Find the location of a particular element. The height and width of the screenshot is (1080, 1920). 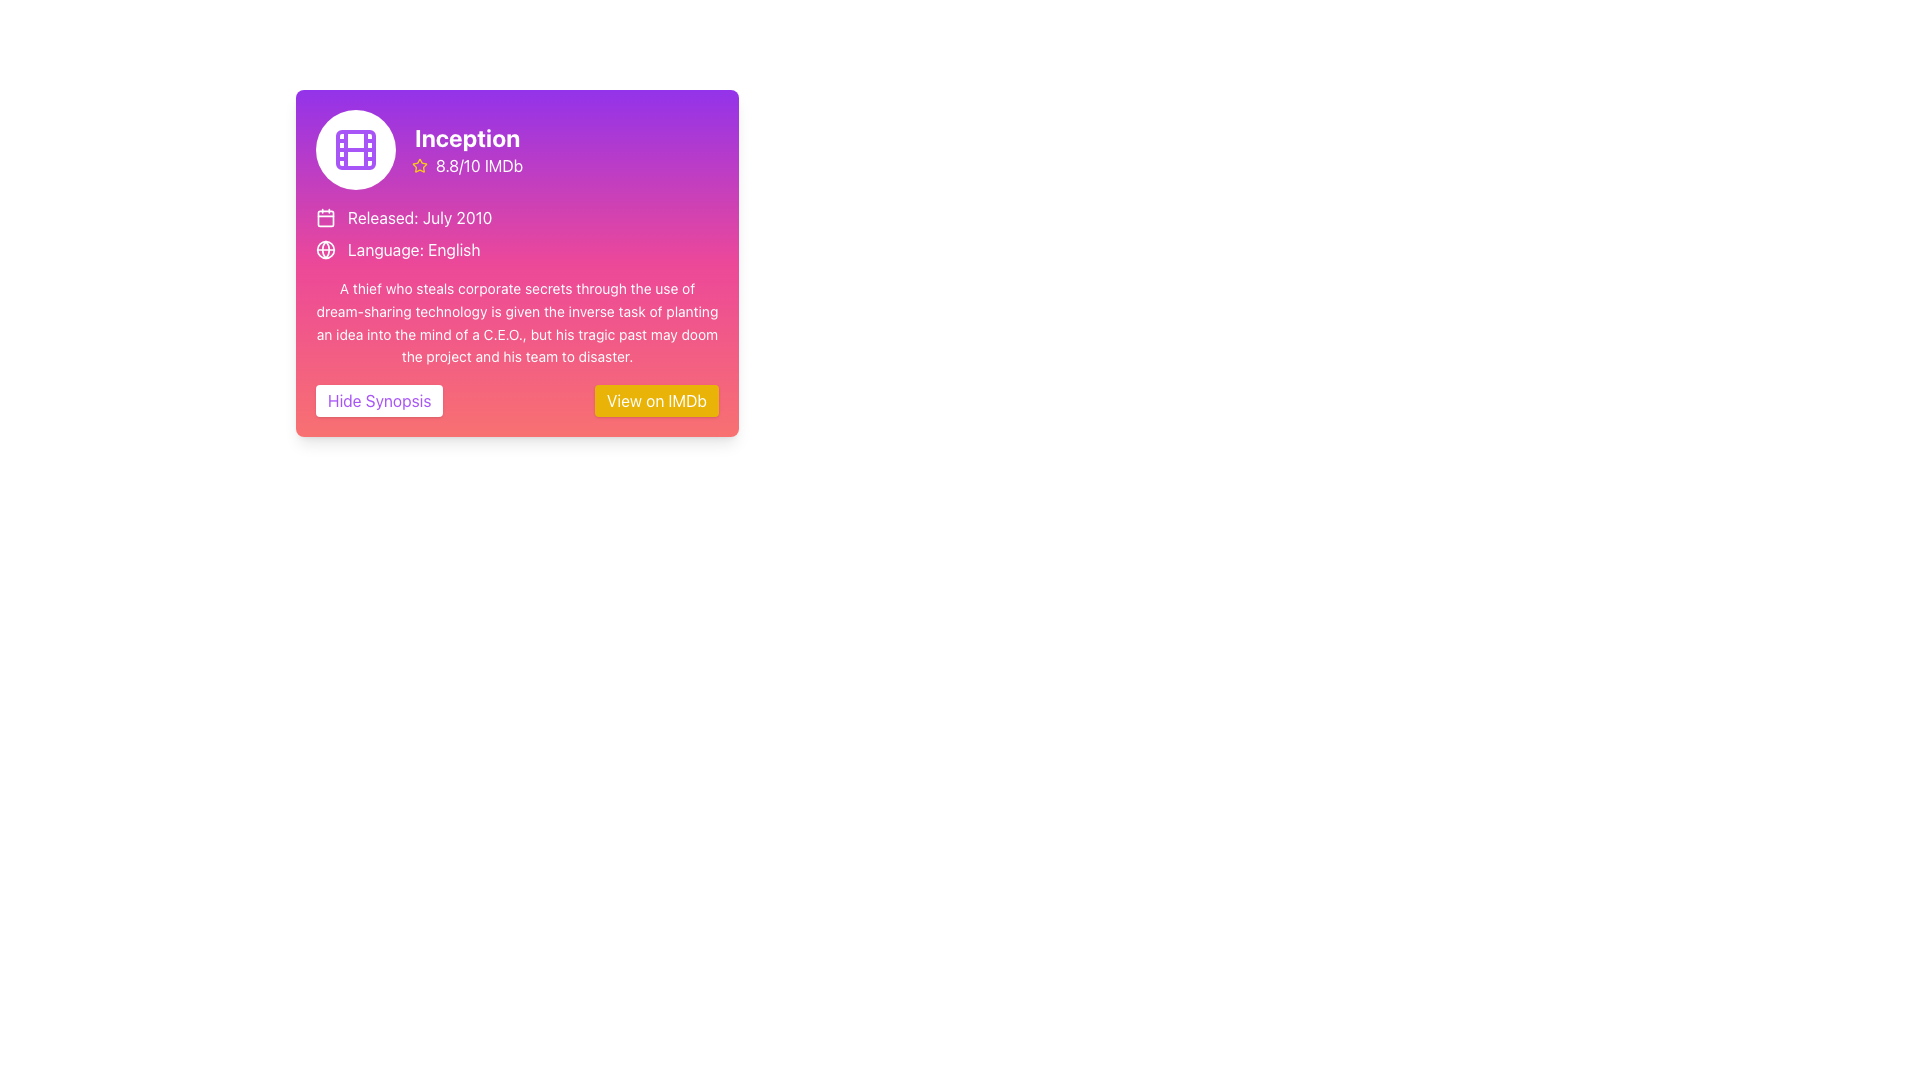

the text element displaying 'Released: July 2010' which is positioned to the right of a small calendar icon and below the heading 'Inception' is located at coordinates (419, 218).